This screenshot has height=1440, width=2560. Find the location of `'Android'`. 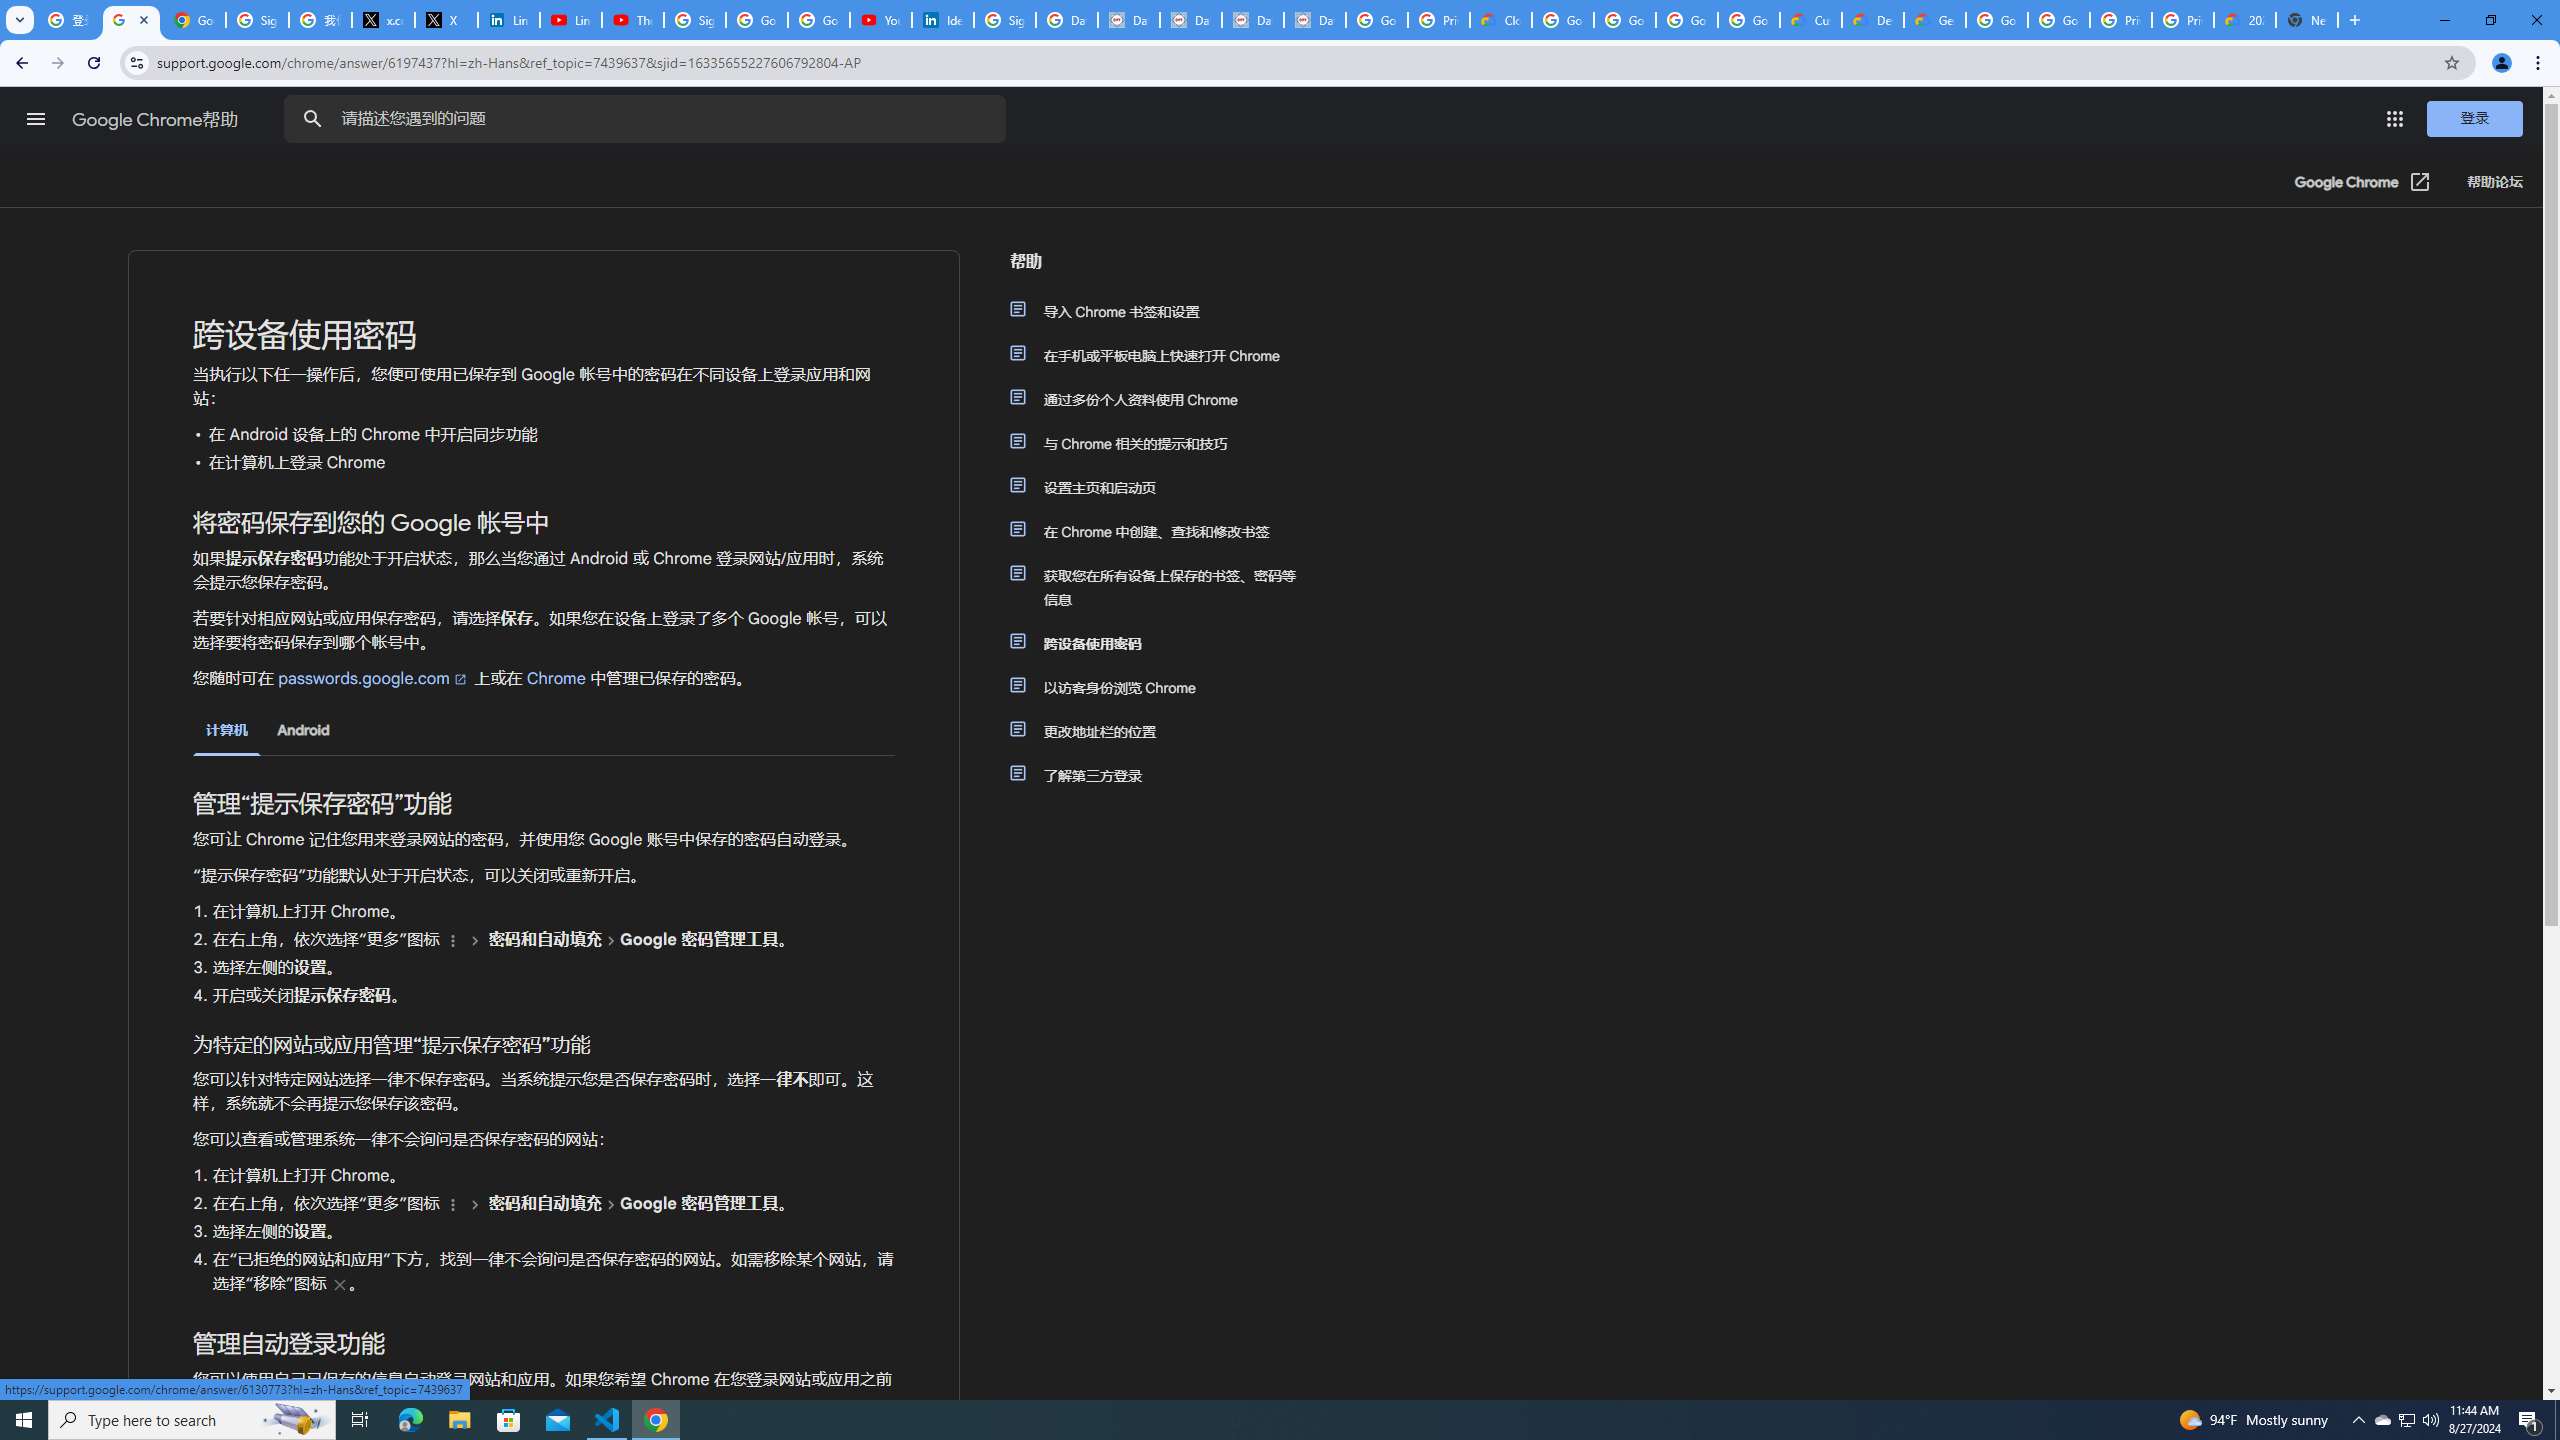

'Android' is located at coordinates (302, 729).